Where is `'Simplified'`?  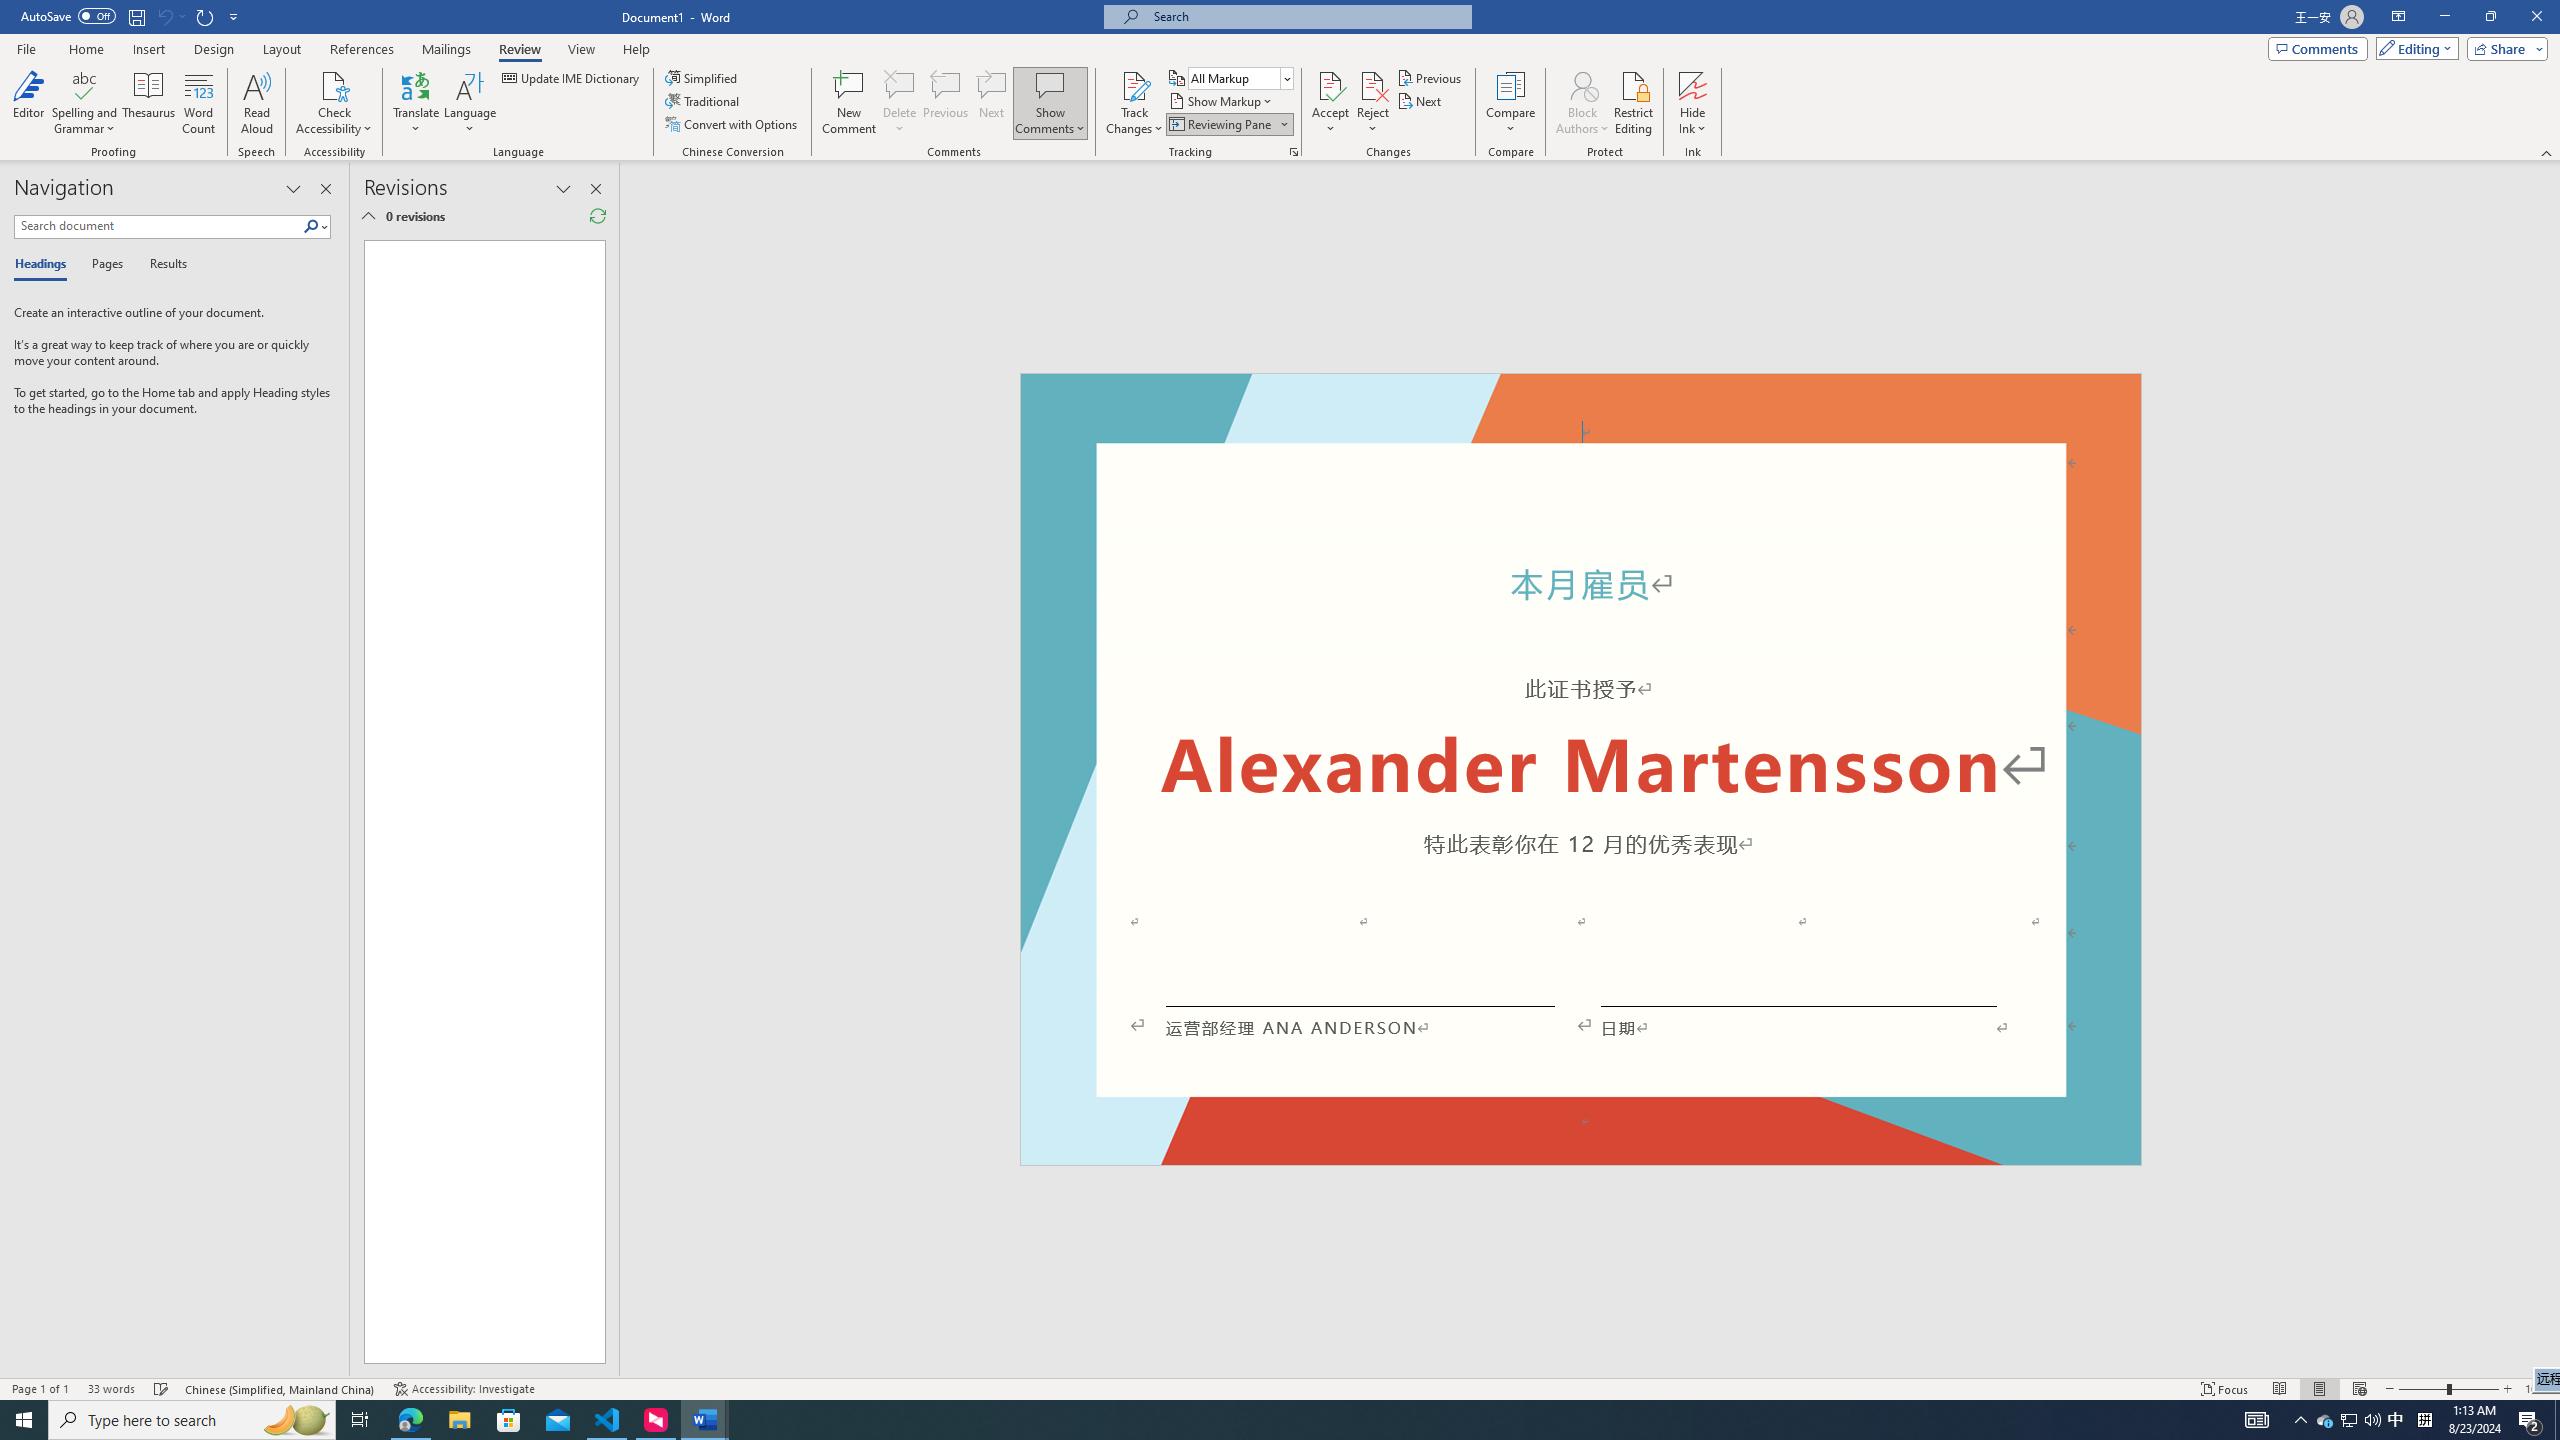
'Simplified' is located at coordinates (704, 77).